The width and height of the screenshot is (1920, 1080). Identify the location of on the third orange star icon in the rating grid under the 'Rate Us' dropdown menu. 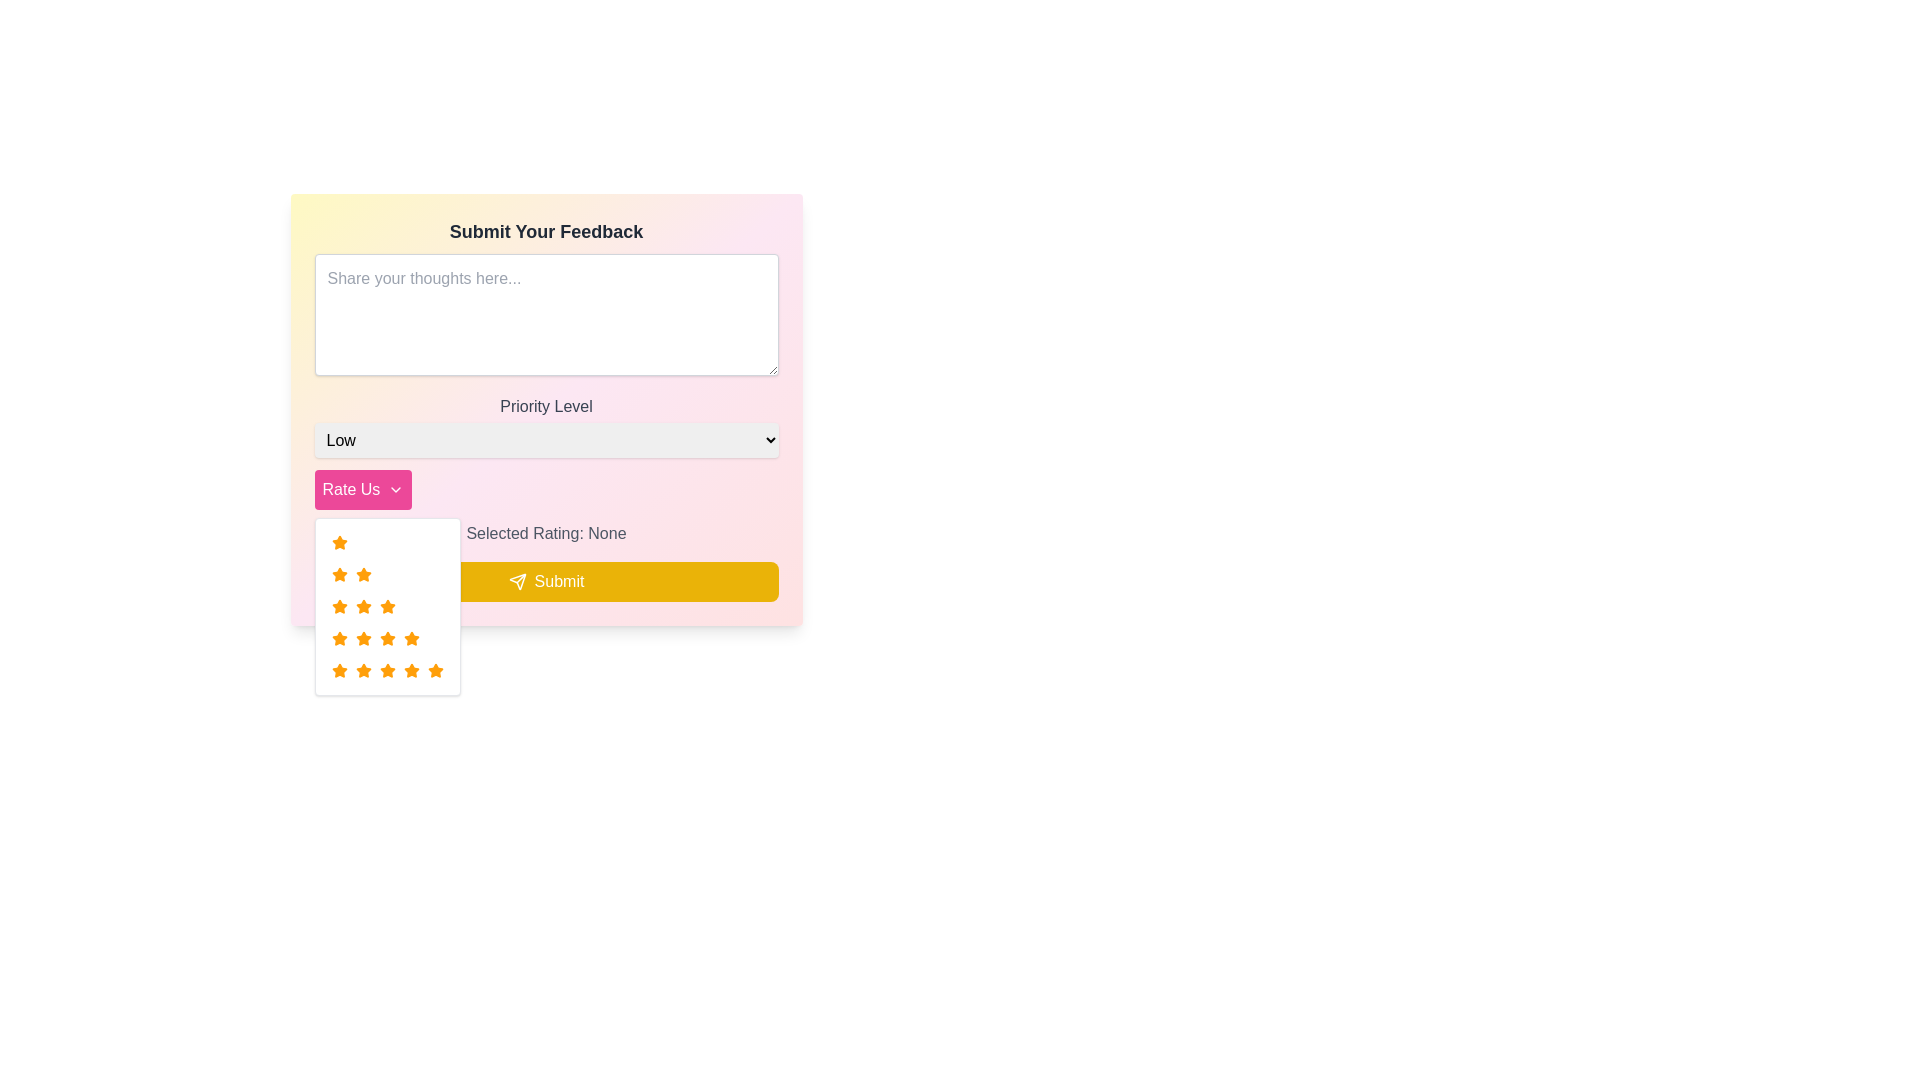
(339, 605).